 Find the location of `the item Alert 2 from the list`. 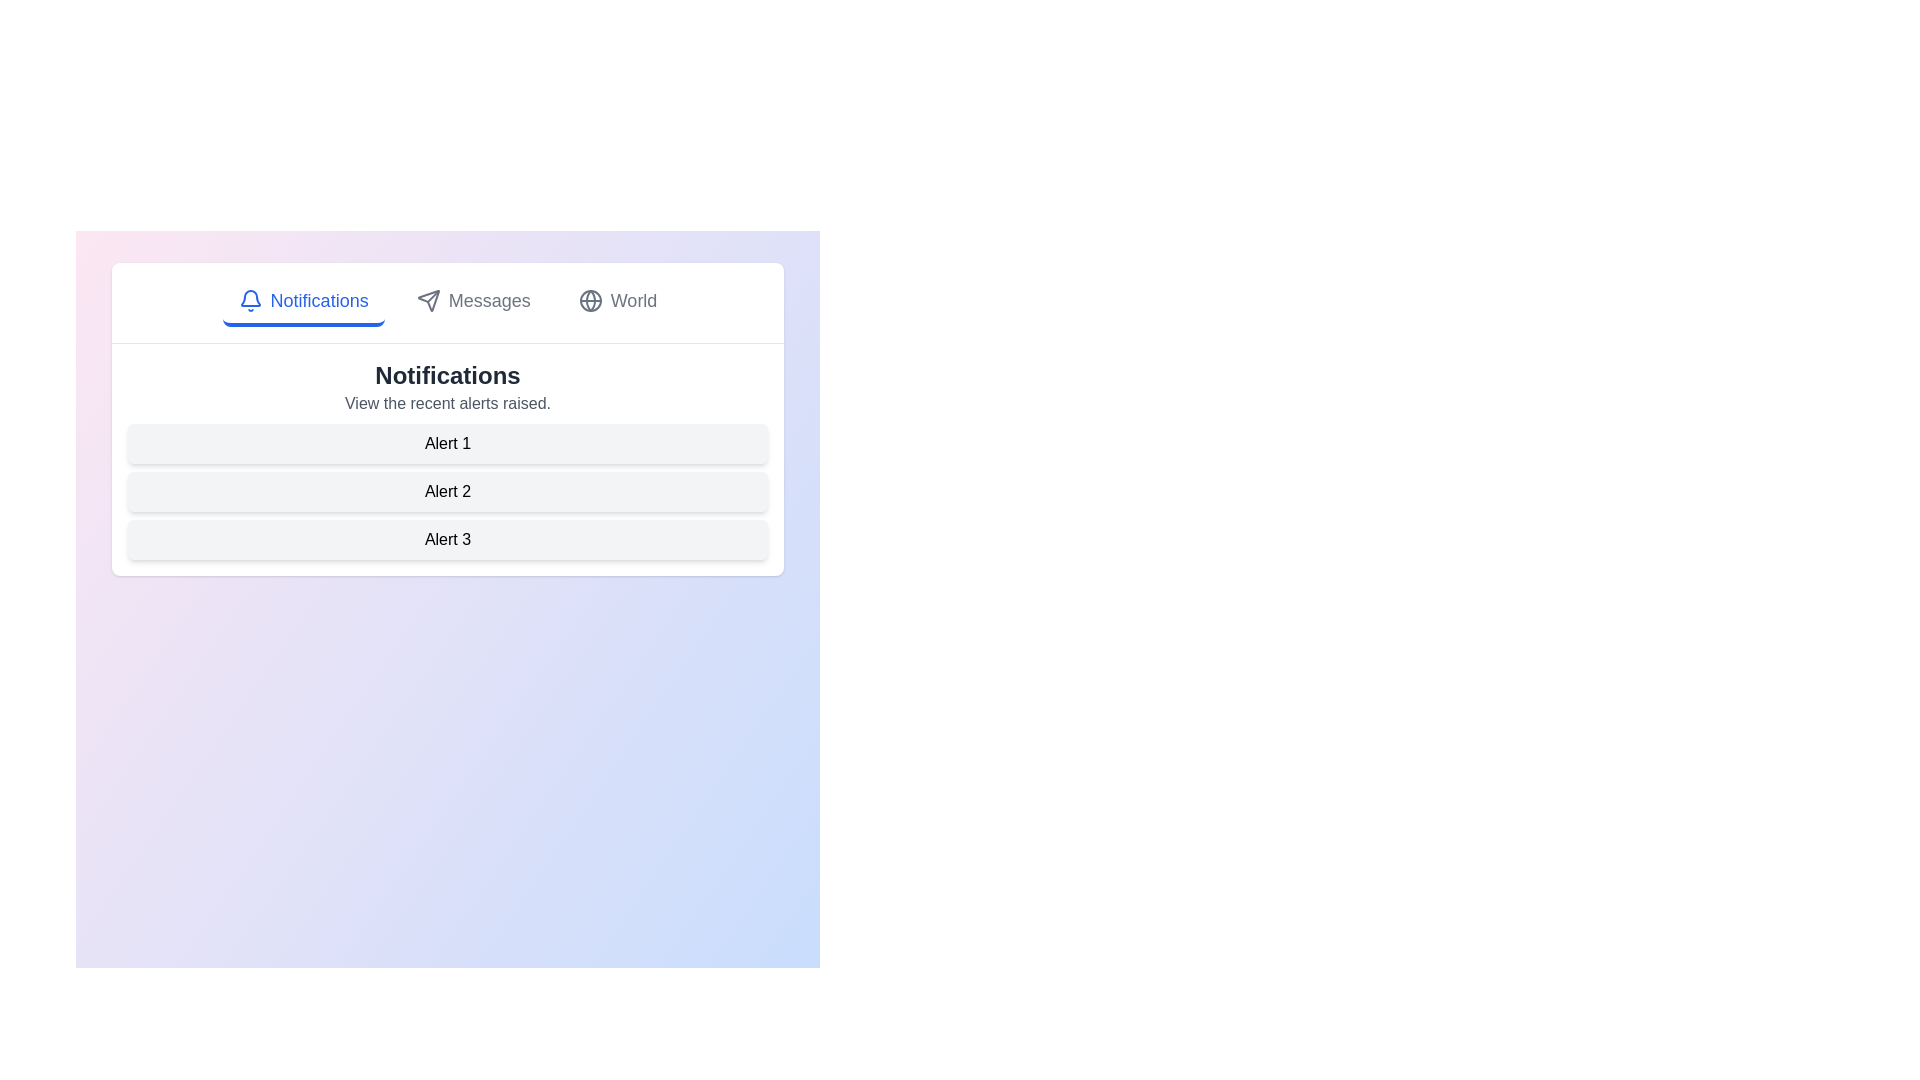

the item Alert 2 from the list is located at coordinates (446, 492).